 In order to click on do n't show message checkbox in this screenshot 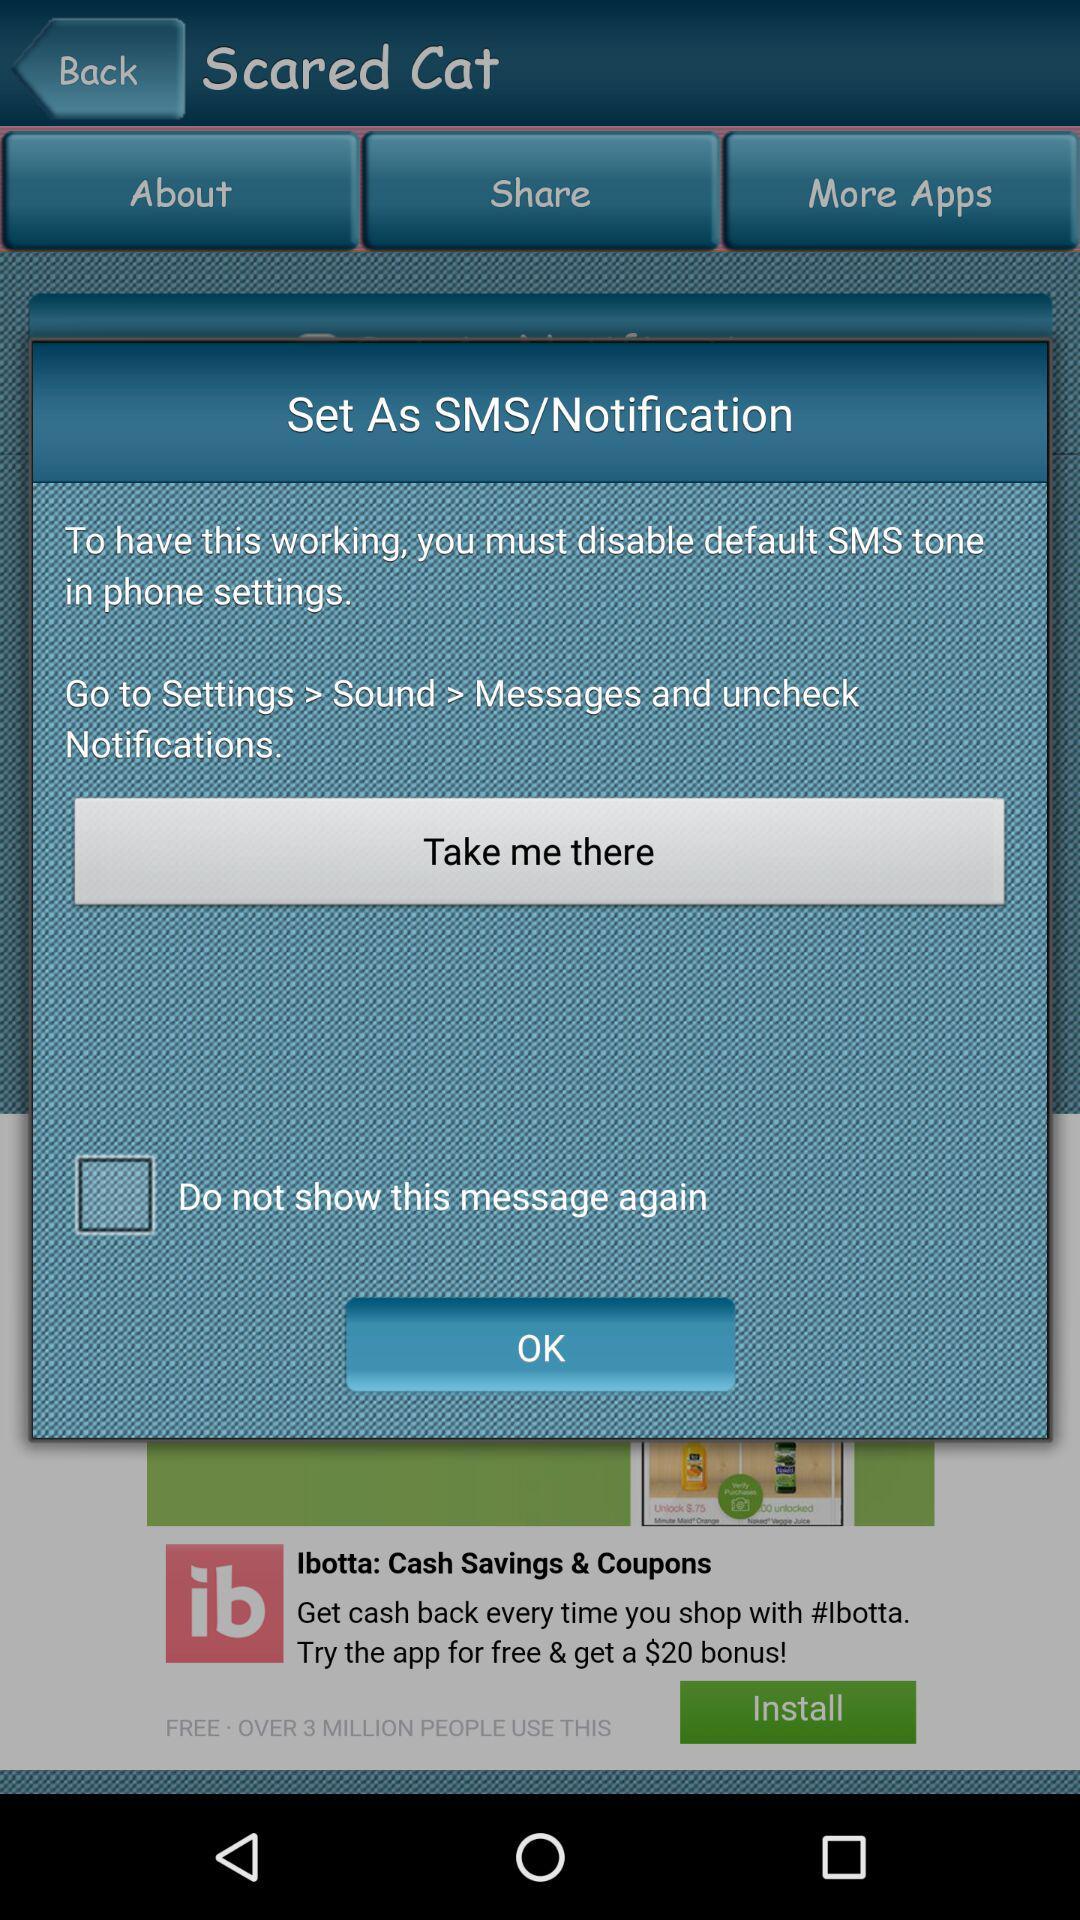, I will do `click(114, 1193)`.